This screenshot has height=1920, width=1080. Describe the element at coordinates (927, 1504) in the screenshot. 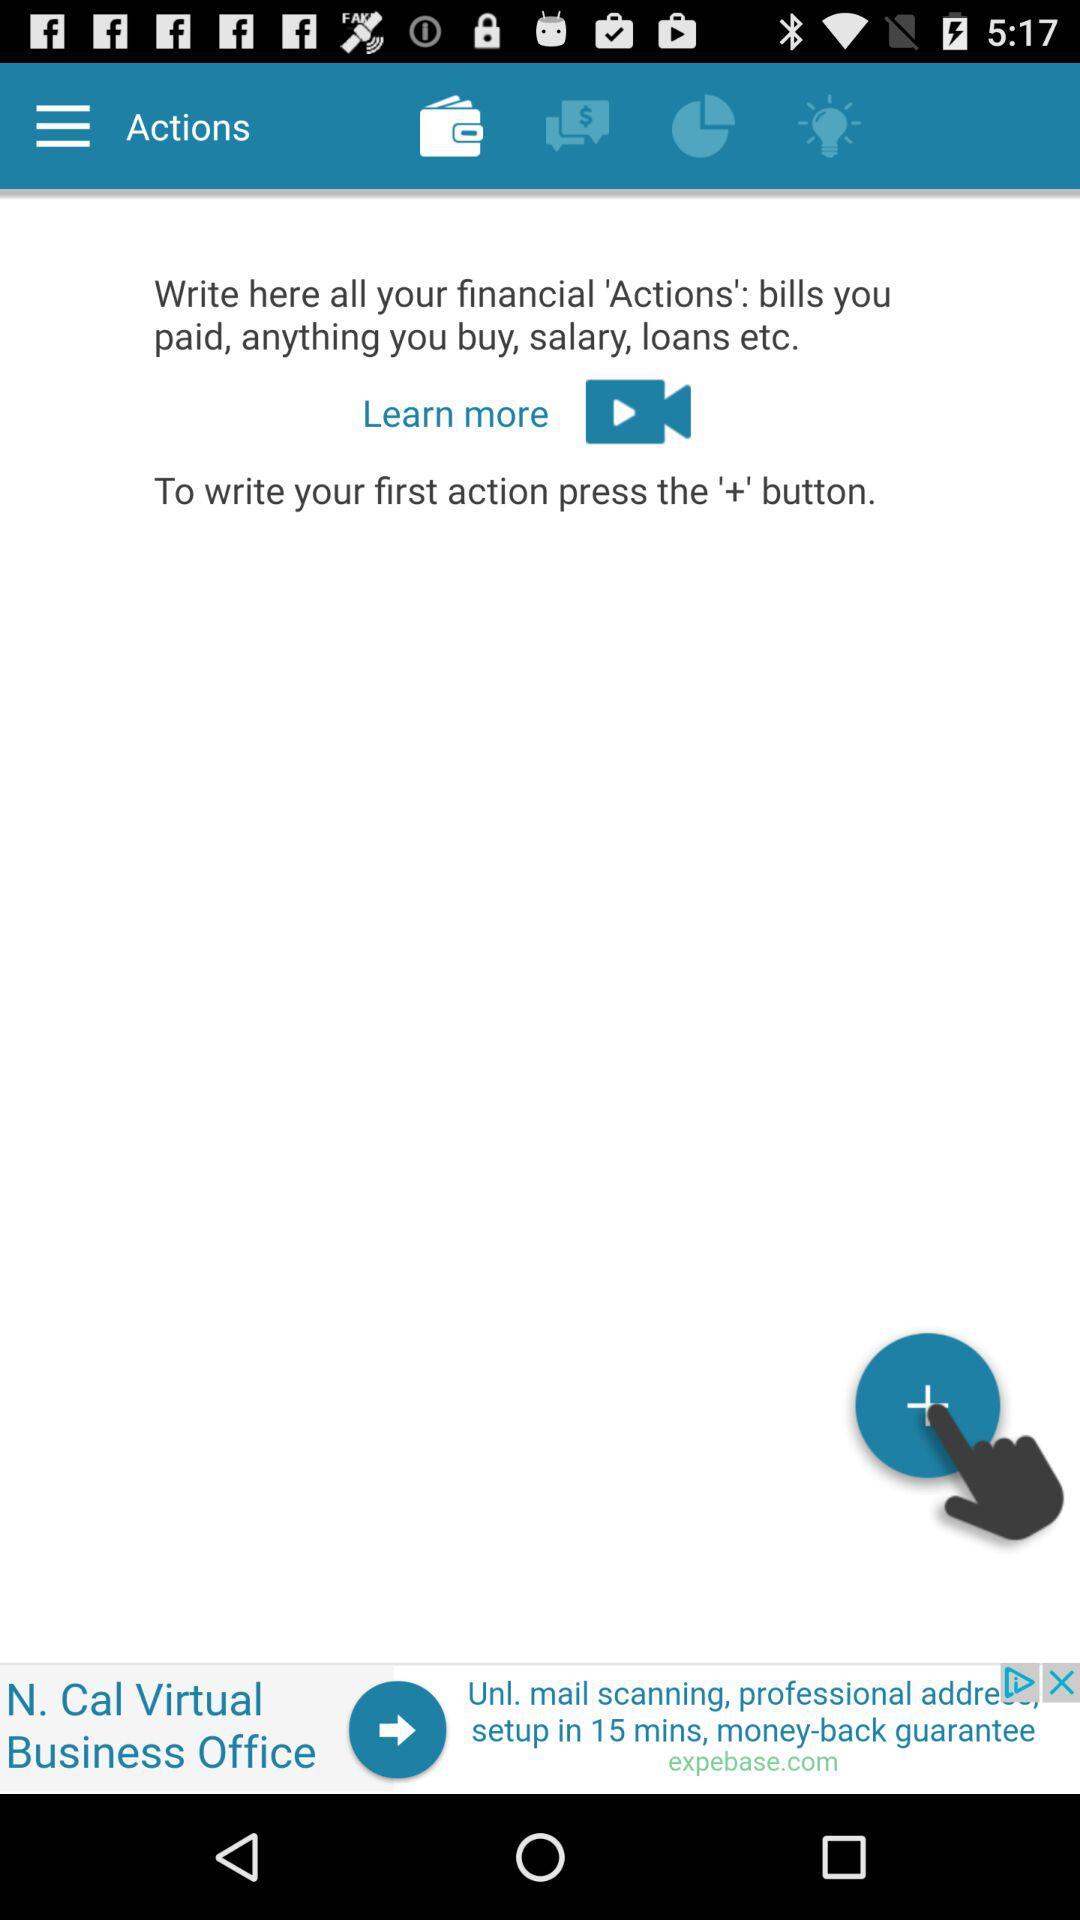

I see `the add icon` at that location.